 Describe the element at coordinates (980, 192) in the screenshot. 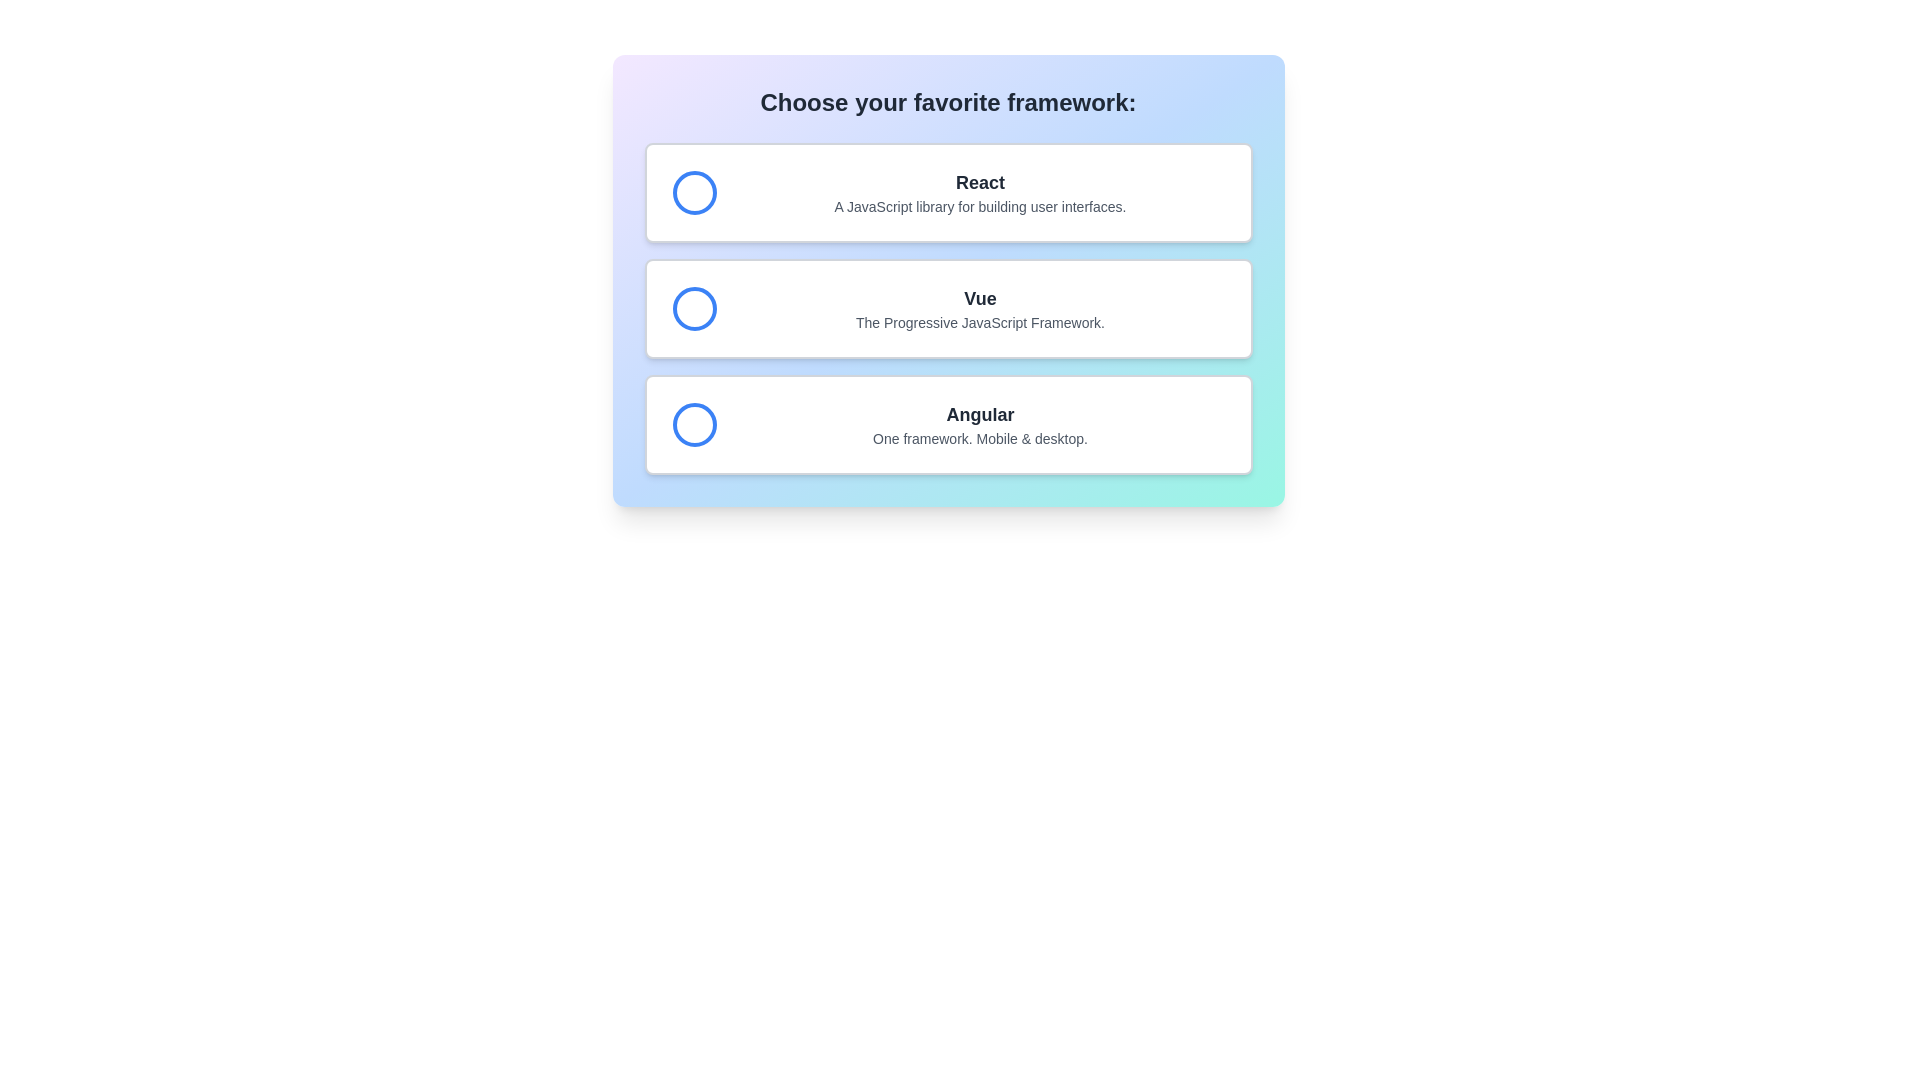

I see `title and description for information about the 'React' framework, which is part of the first option in the list of selectable frameworks located in the upper section of the interface` at that location.